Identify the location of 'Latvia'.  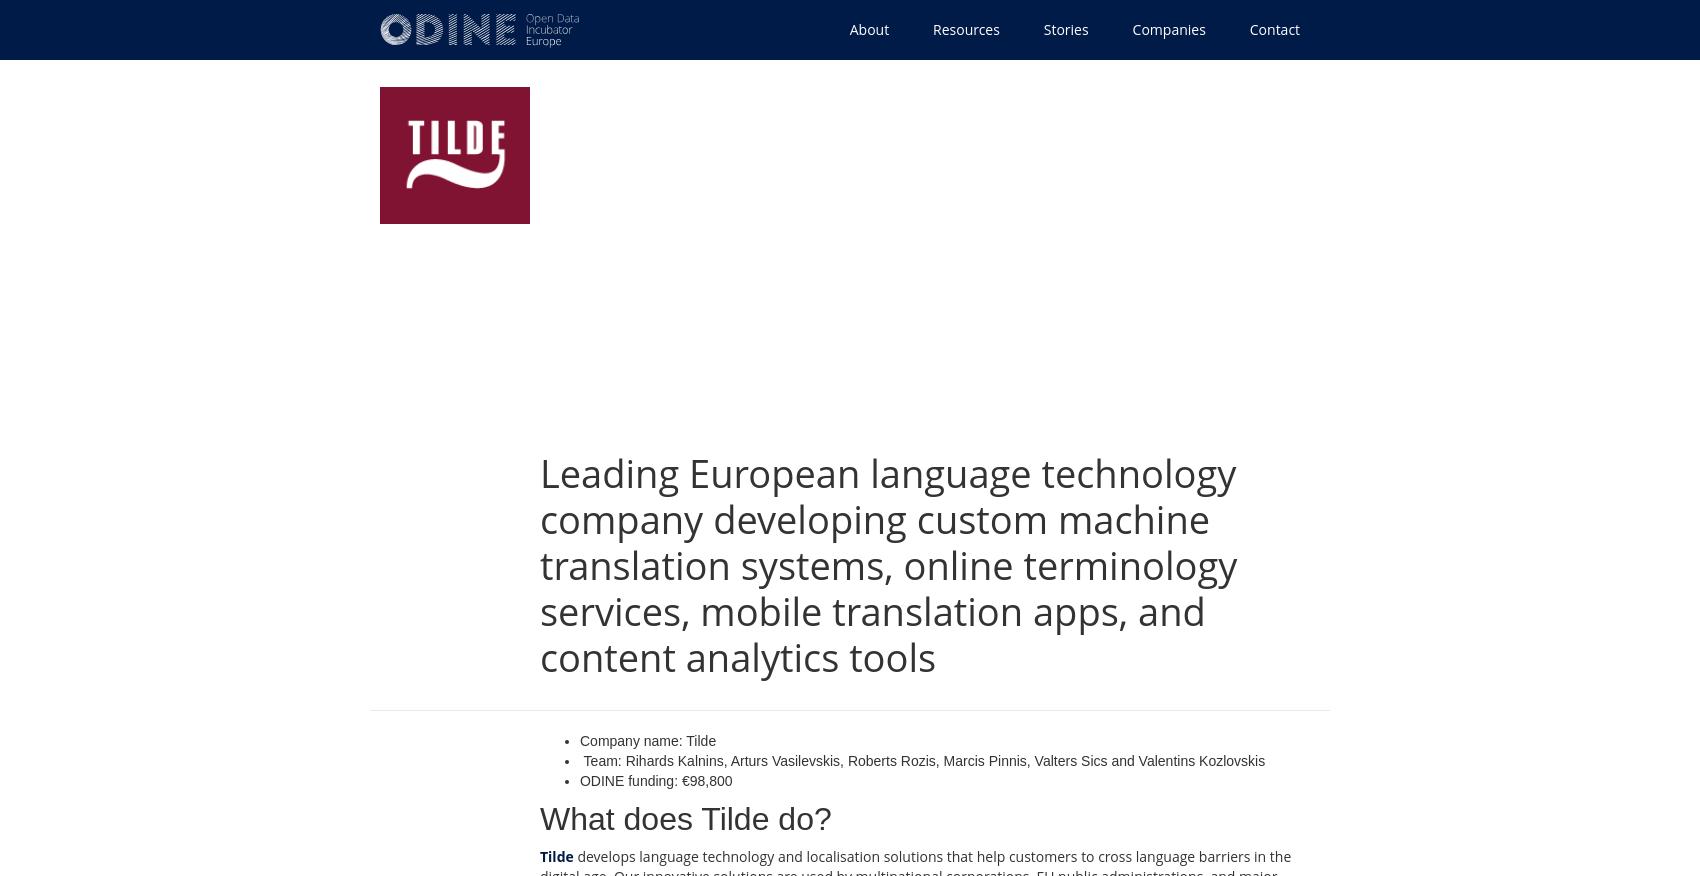
(454, 331).